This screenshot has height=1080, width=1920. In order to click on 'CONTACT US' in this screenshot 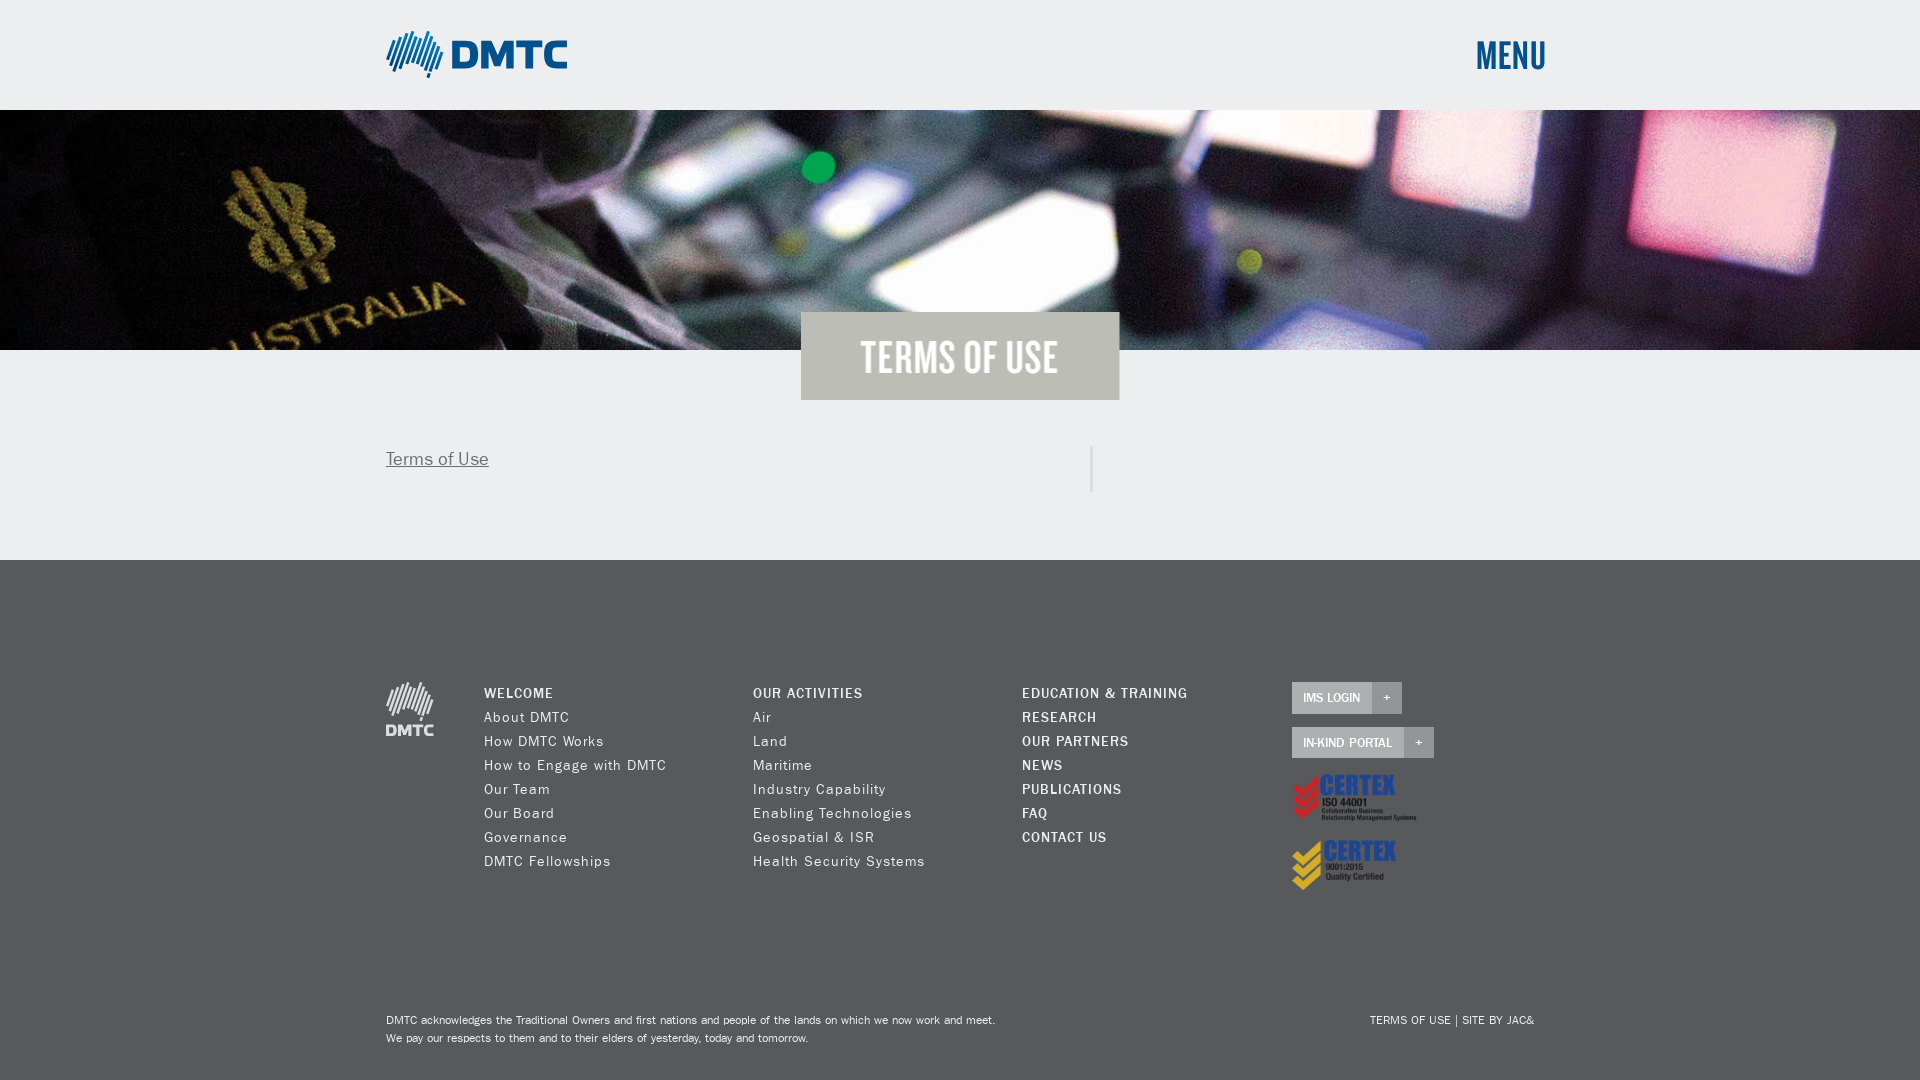, I will do `click(1063, 837)`.